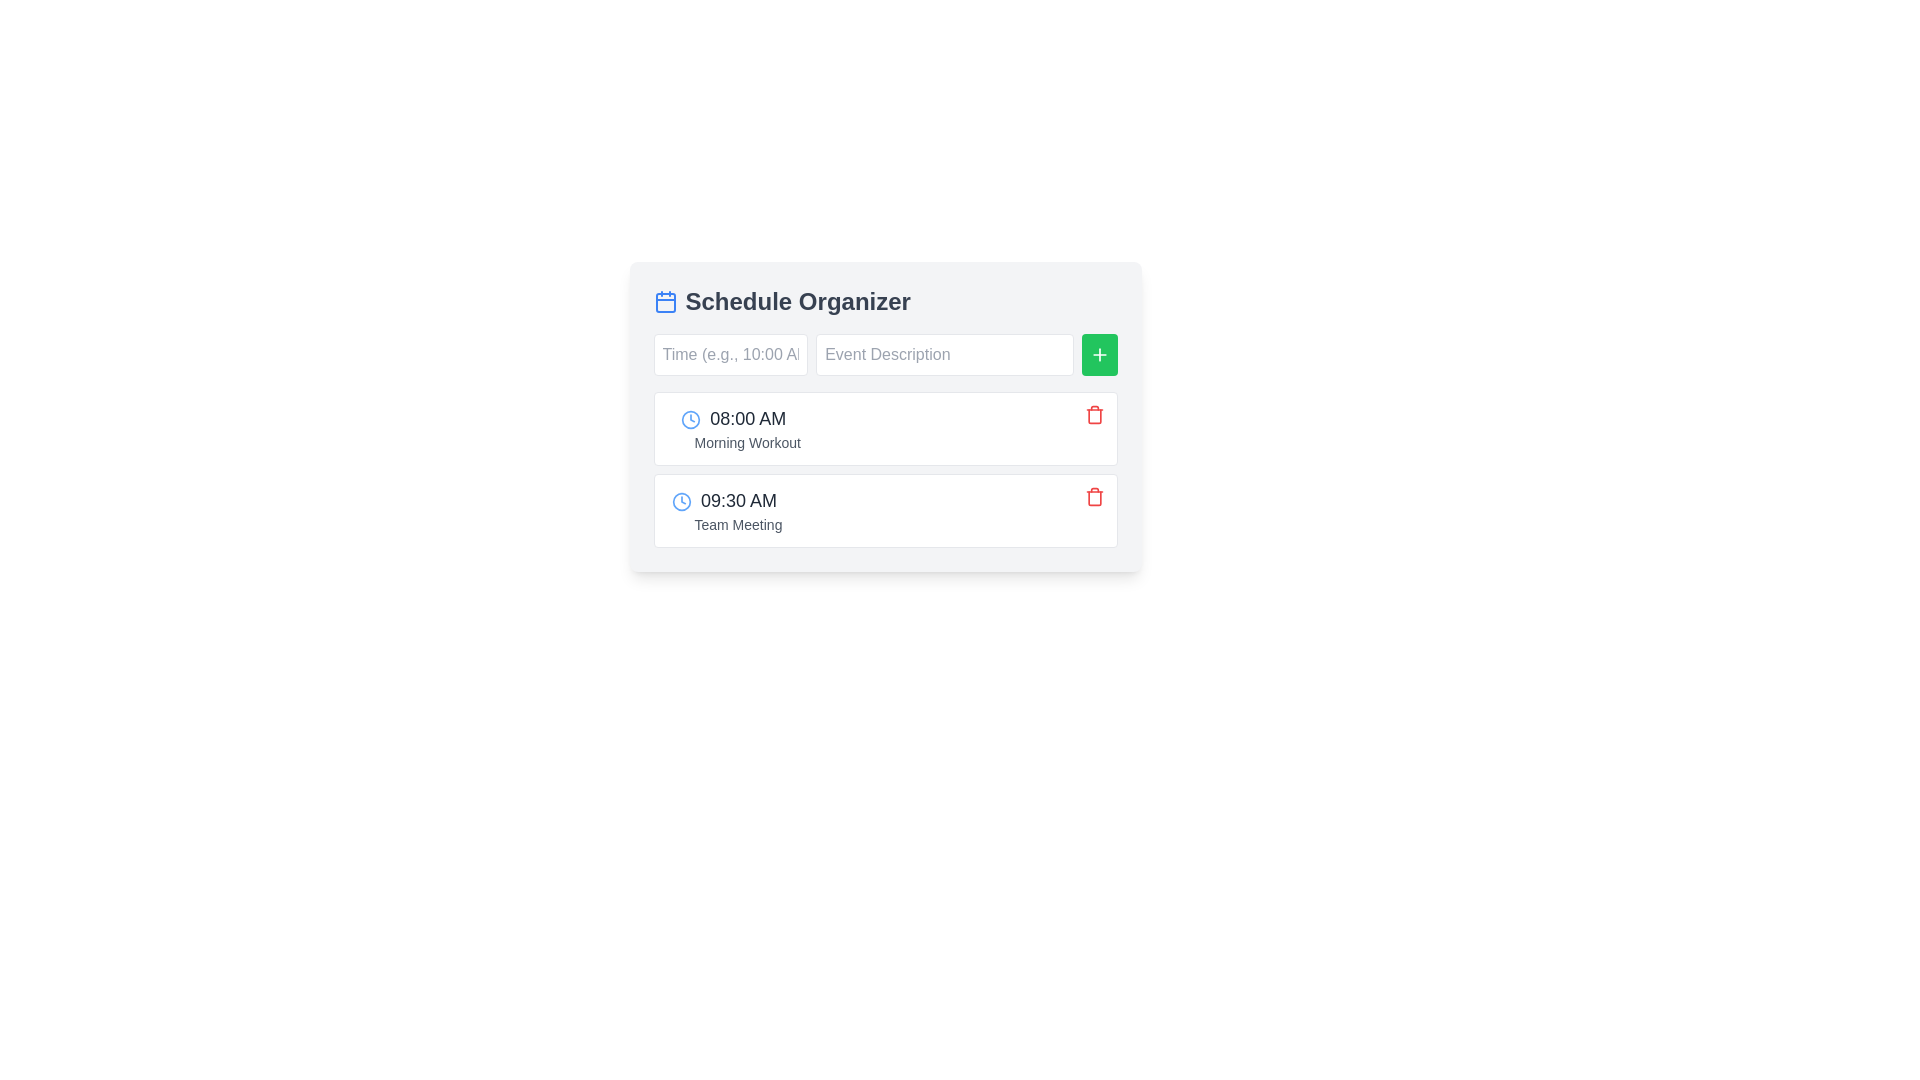  I want to click on the delete button located on the rightmost side of the '09:30 AM Team Meeting' block, so click(1093, 496).